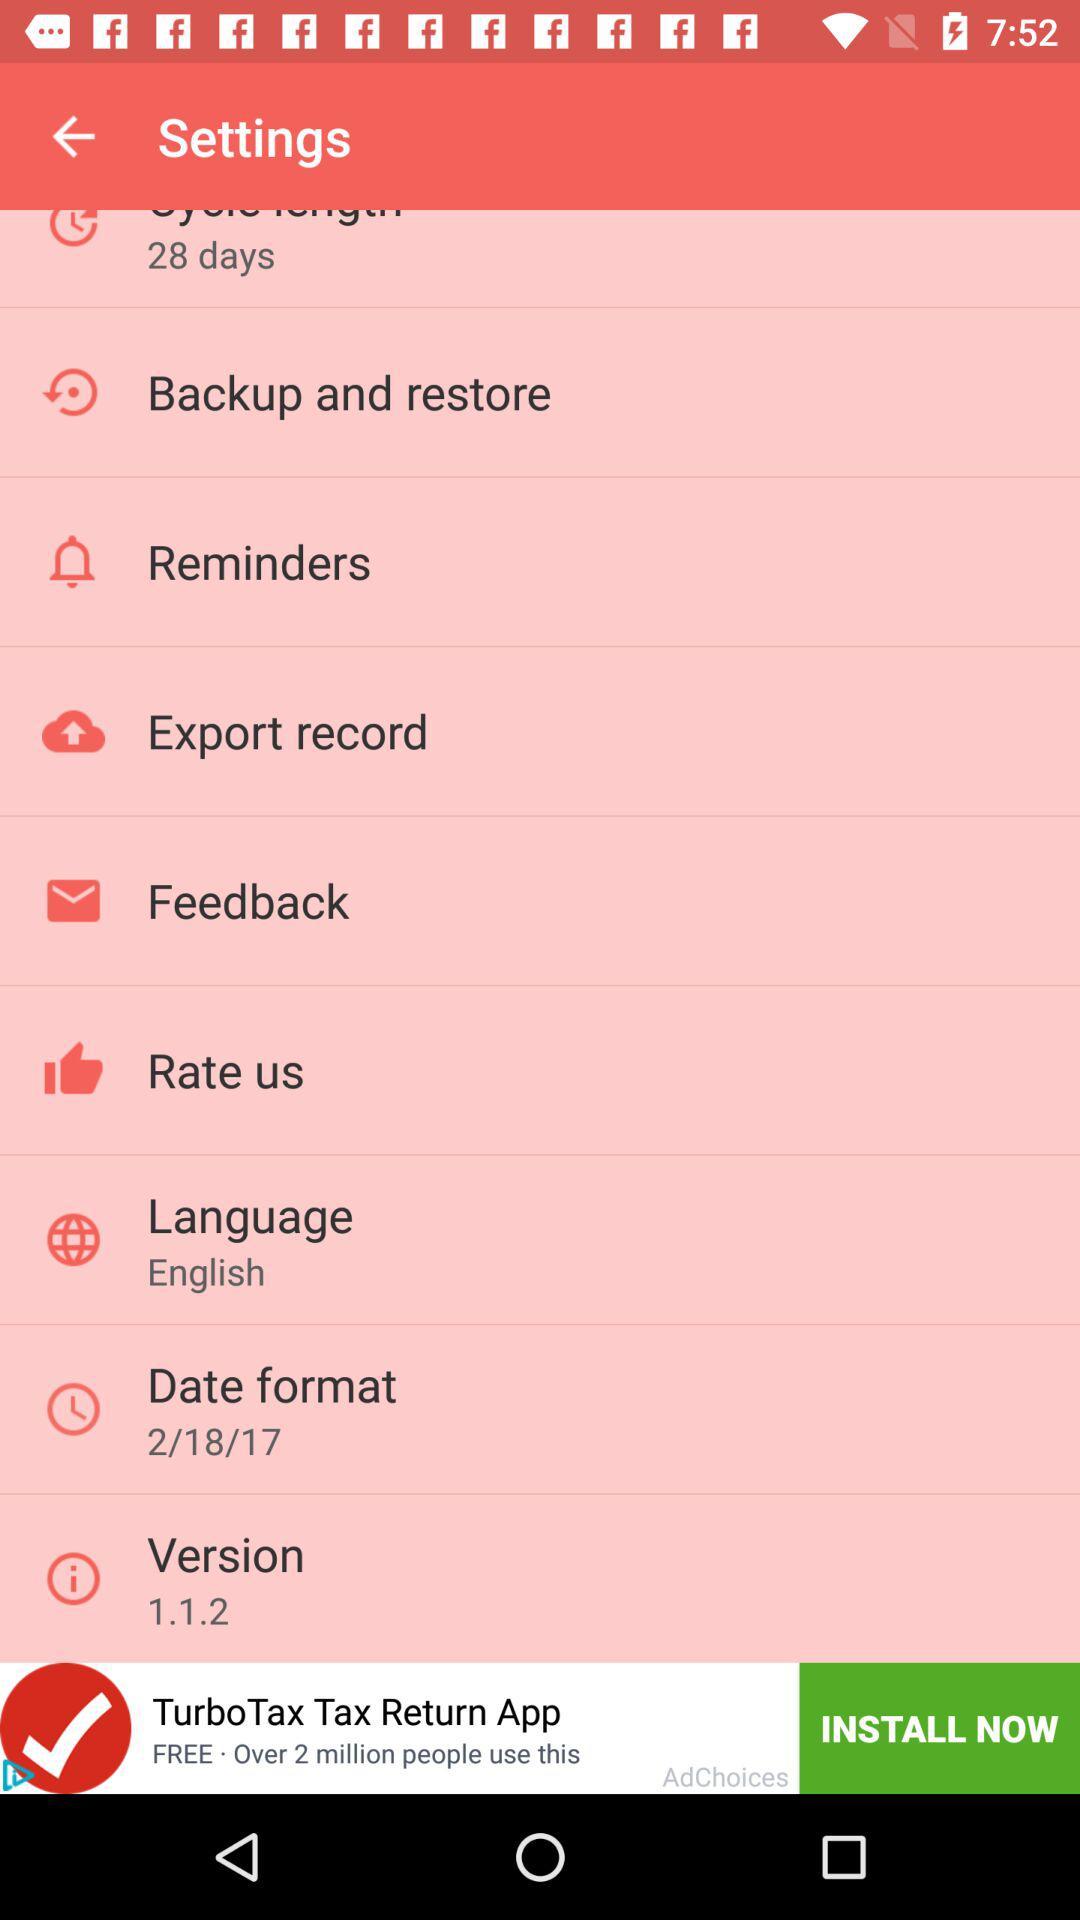  I want to click on the item above the language item, so click(225, 1068).